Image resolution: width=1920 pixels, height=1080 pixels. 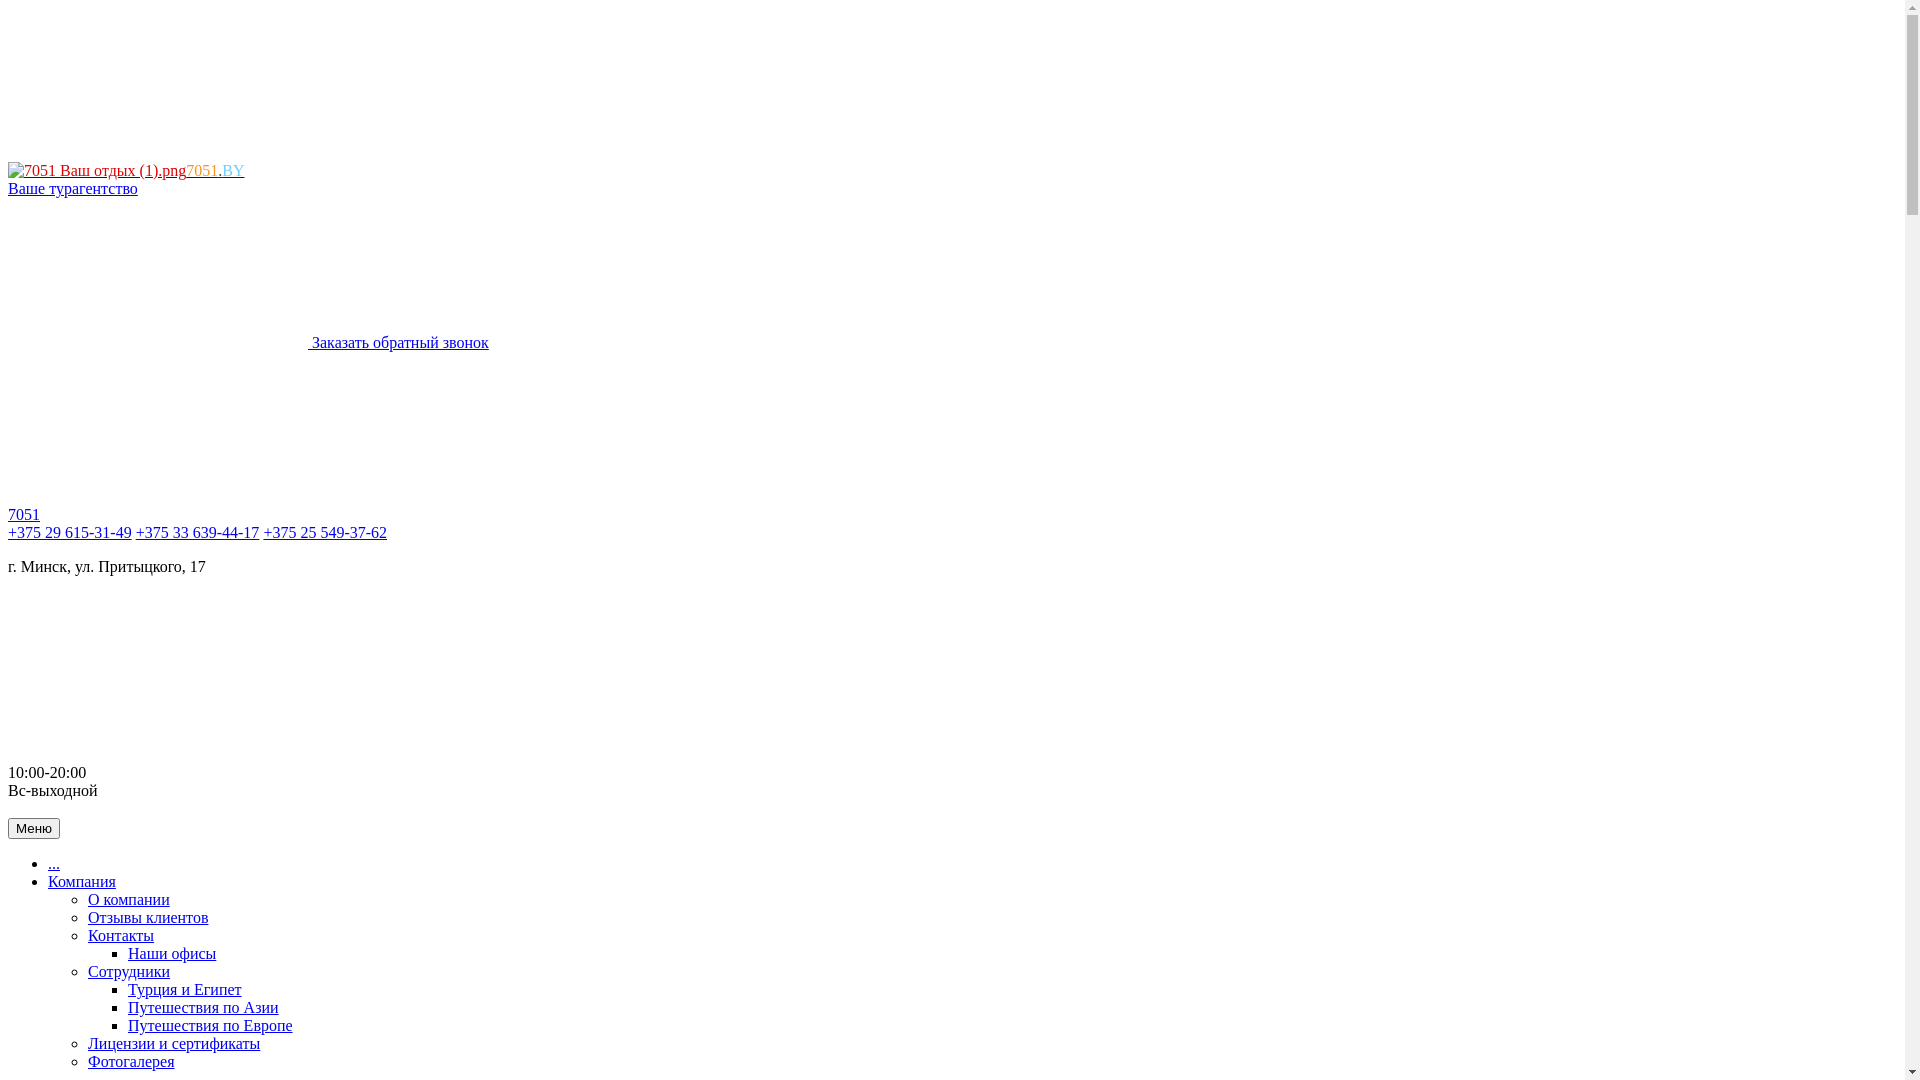 I want to click on '+375 29 615-31-49', so click(x=8, y=531).